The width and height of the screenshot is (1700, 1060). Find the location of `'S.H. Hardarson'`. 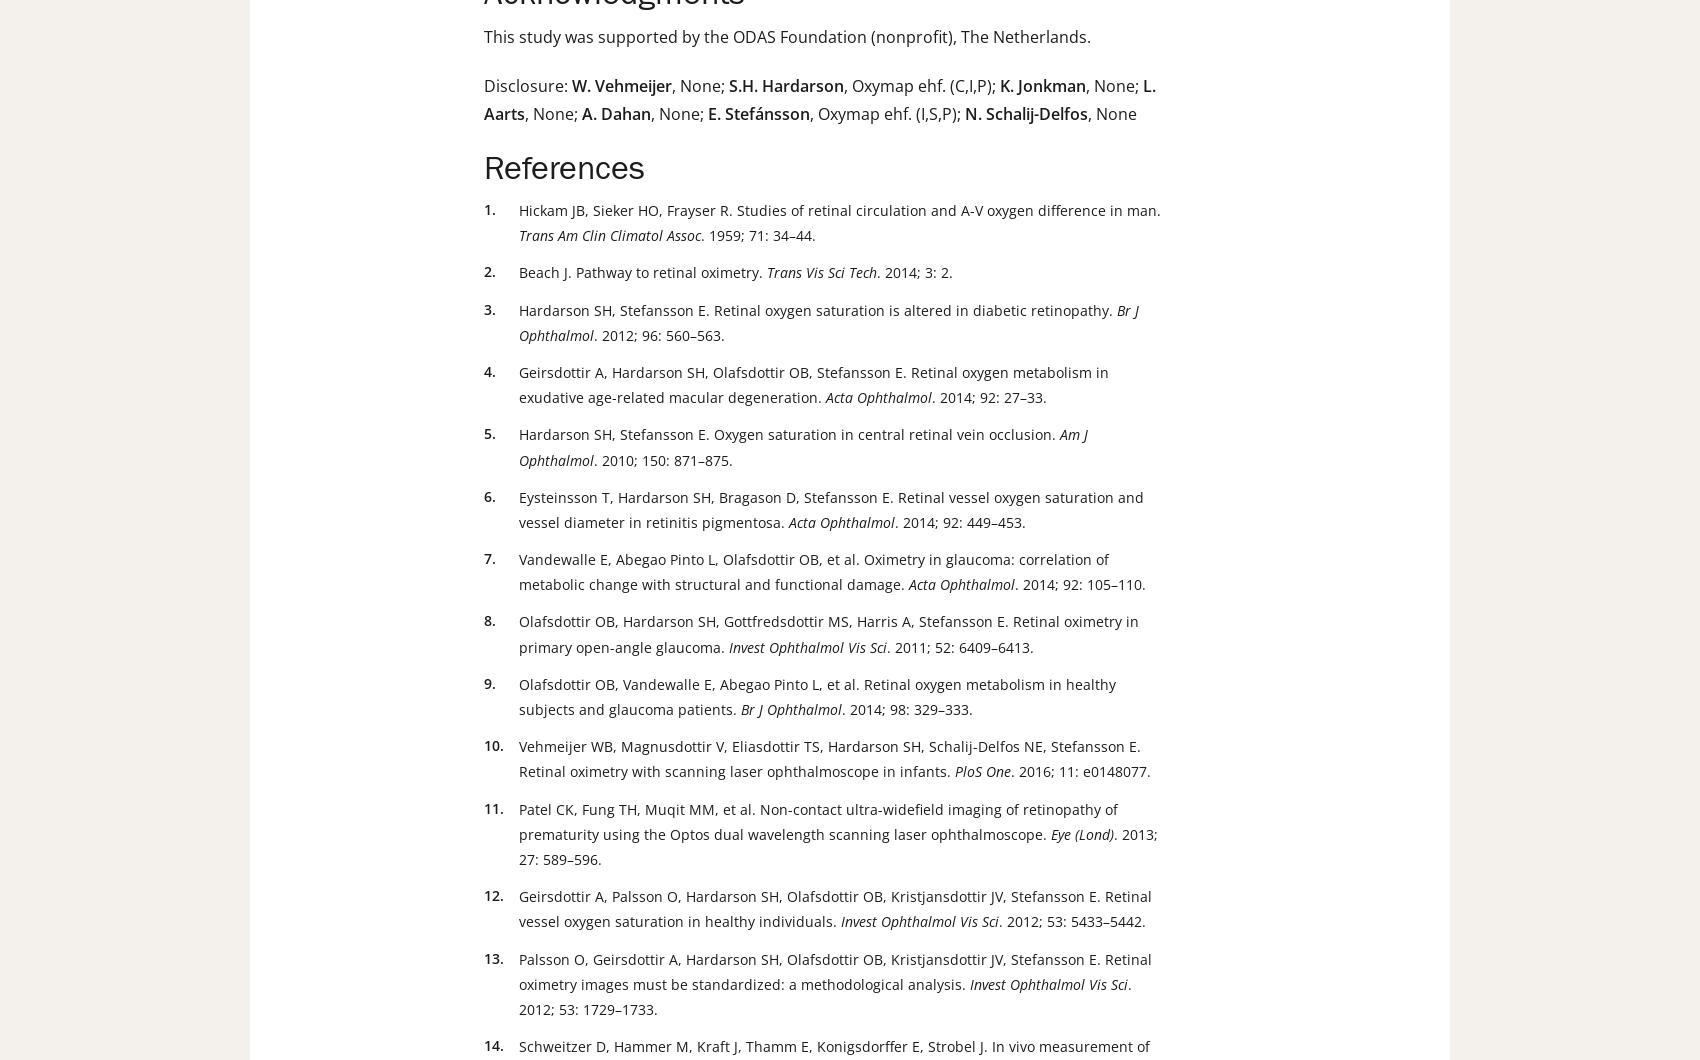

'S.H. Hardarson' is located at coordinates (785, 85).